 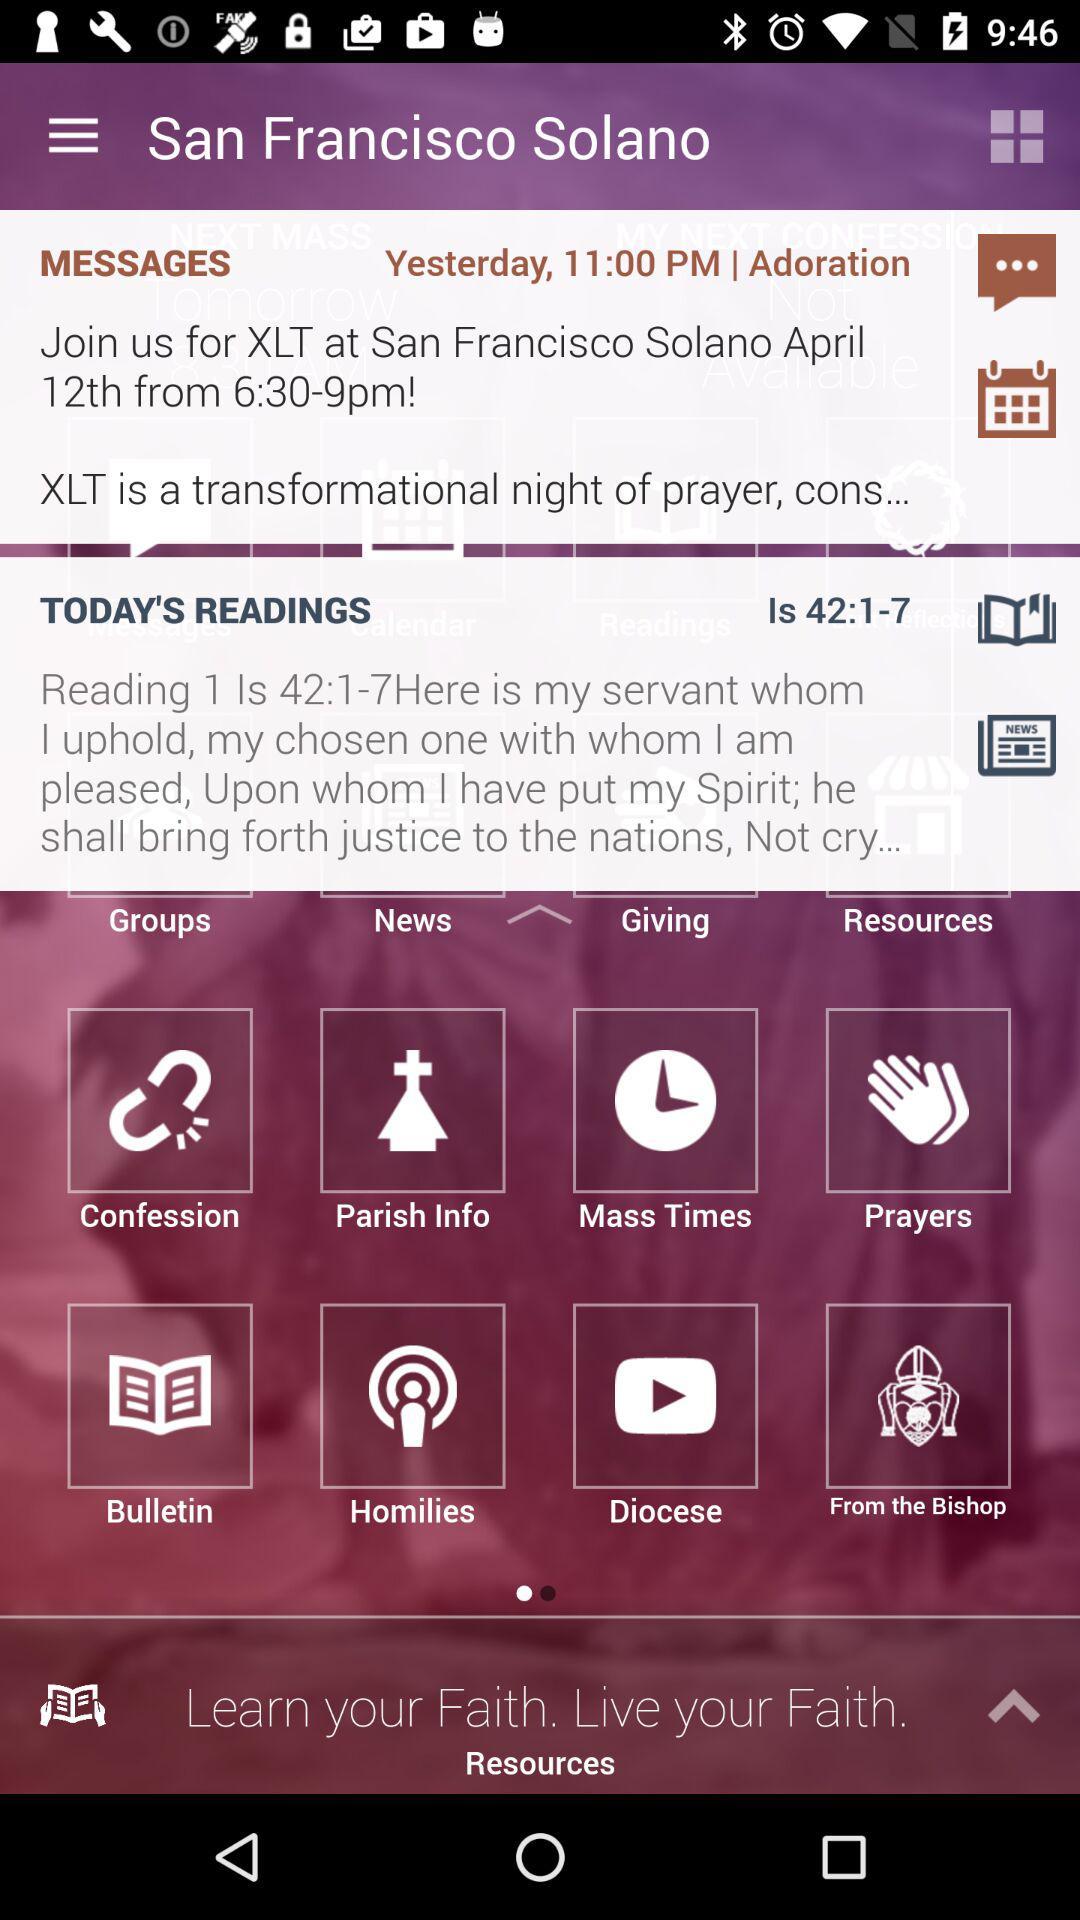 I want to click on the book icon, so click(x=1017, y=619).